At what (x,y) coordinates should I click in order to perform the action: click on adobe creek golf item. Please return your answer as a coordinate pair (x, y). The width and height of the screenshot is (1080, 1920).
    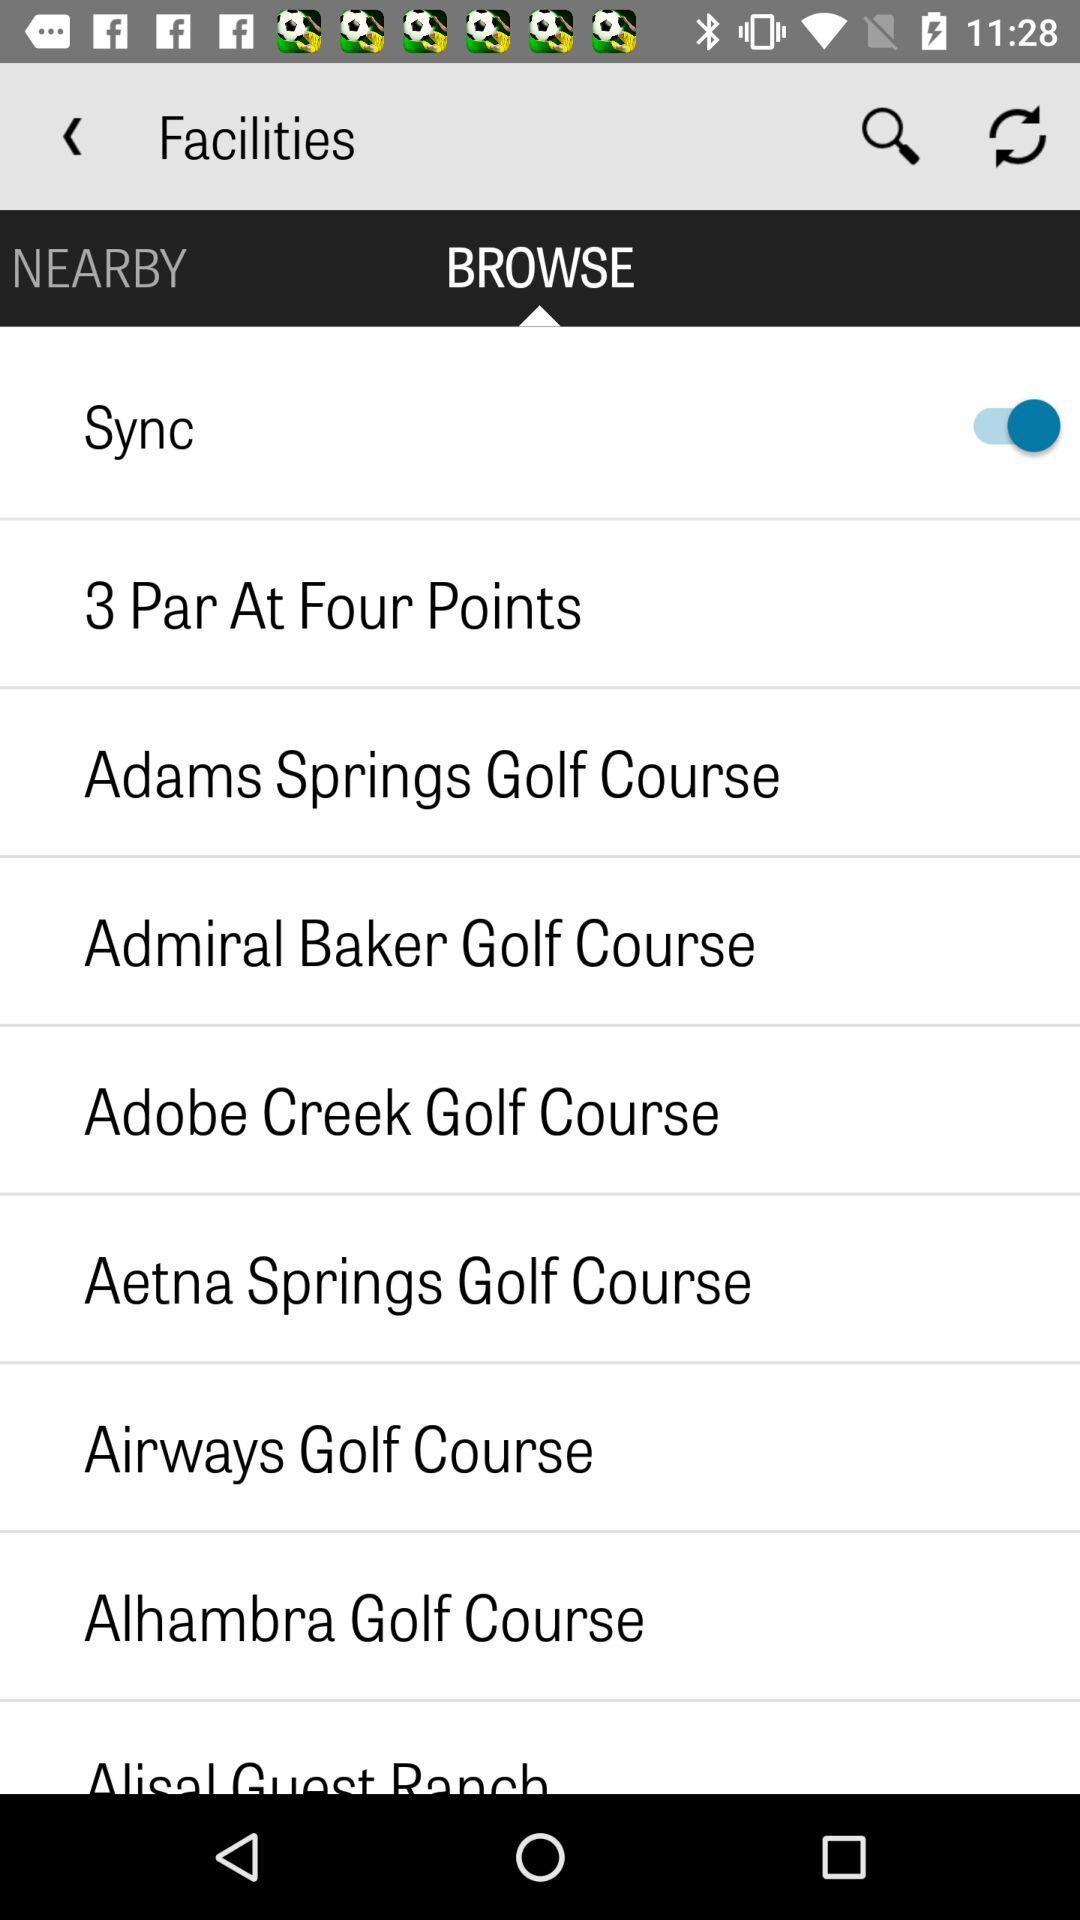
    Looking at the image, I should click on (360, 1108).